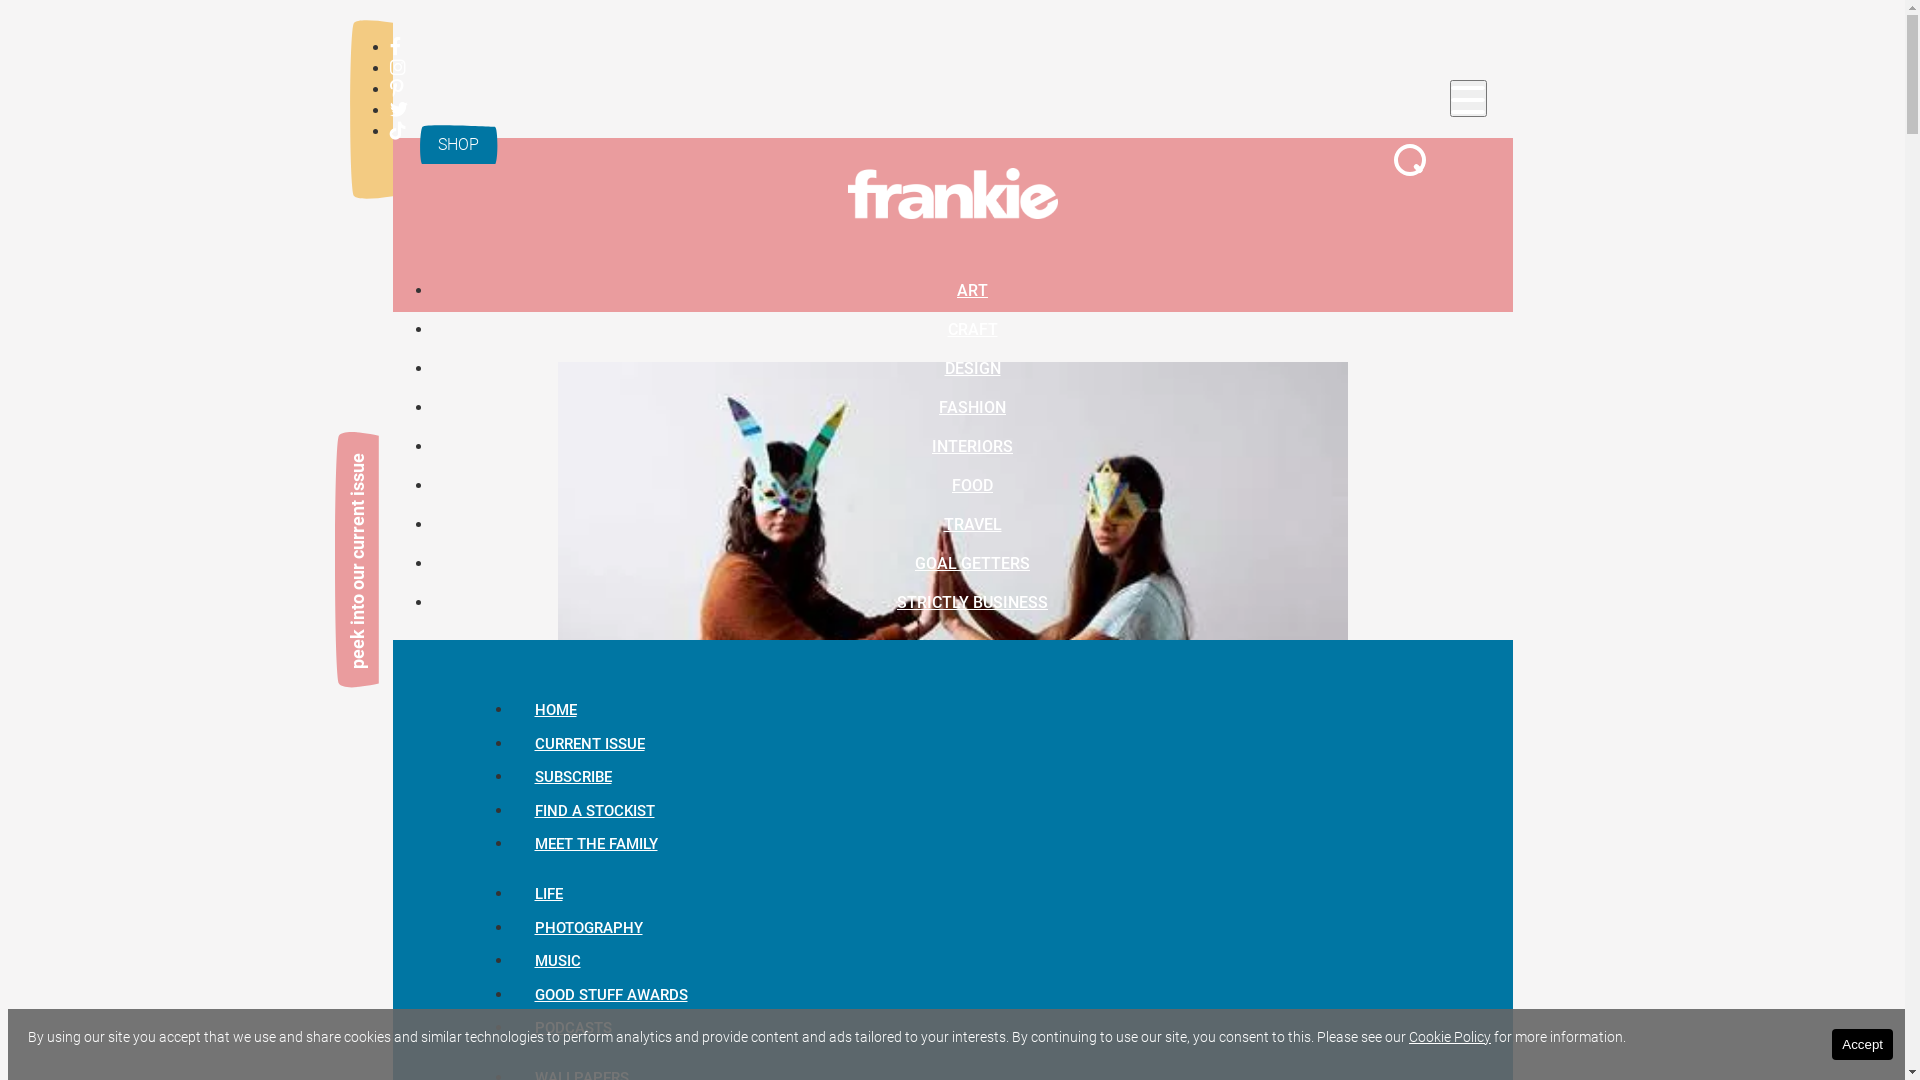  I want to click on 'TRAVEL', so click(930, 522).